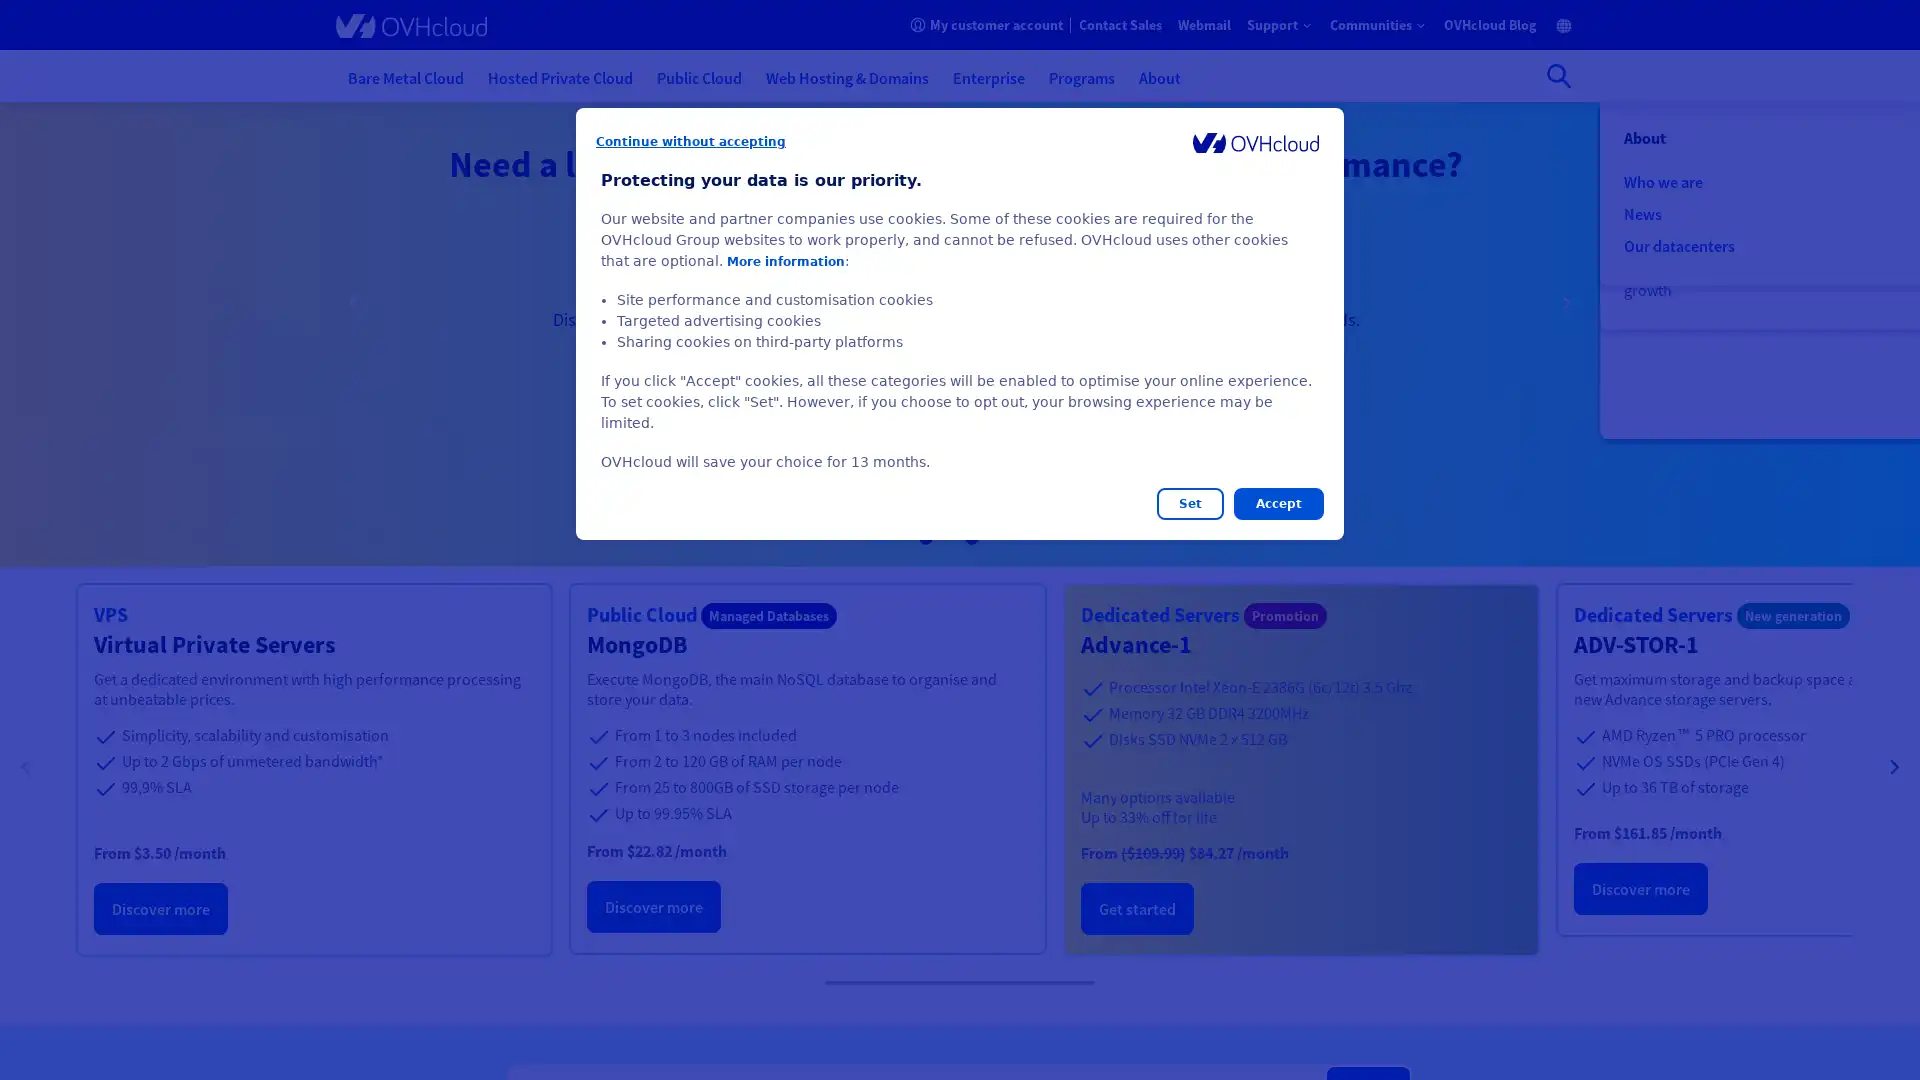 The width and height of the screenshot is (1920, 1080). What do you see at coordinates (1558, 75) in the screenshot?
I see `Open search bar` at bounding box center [1558, 75].